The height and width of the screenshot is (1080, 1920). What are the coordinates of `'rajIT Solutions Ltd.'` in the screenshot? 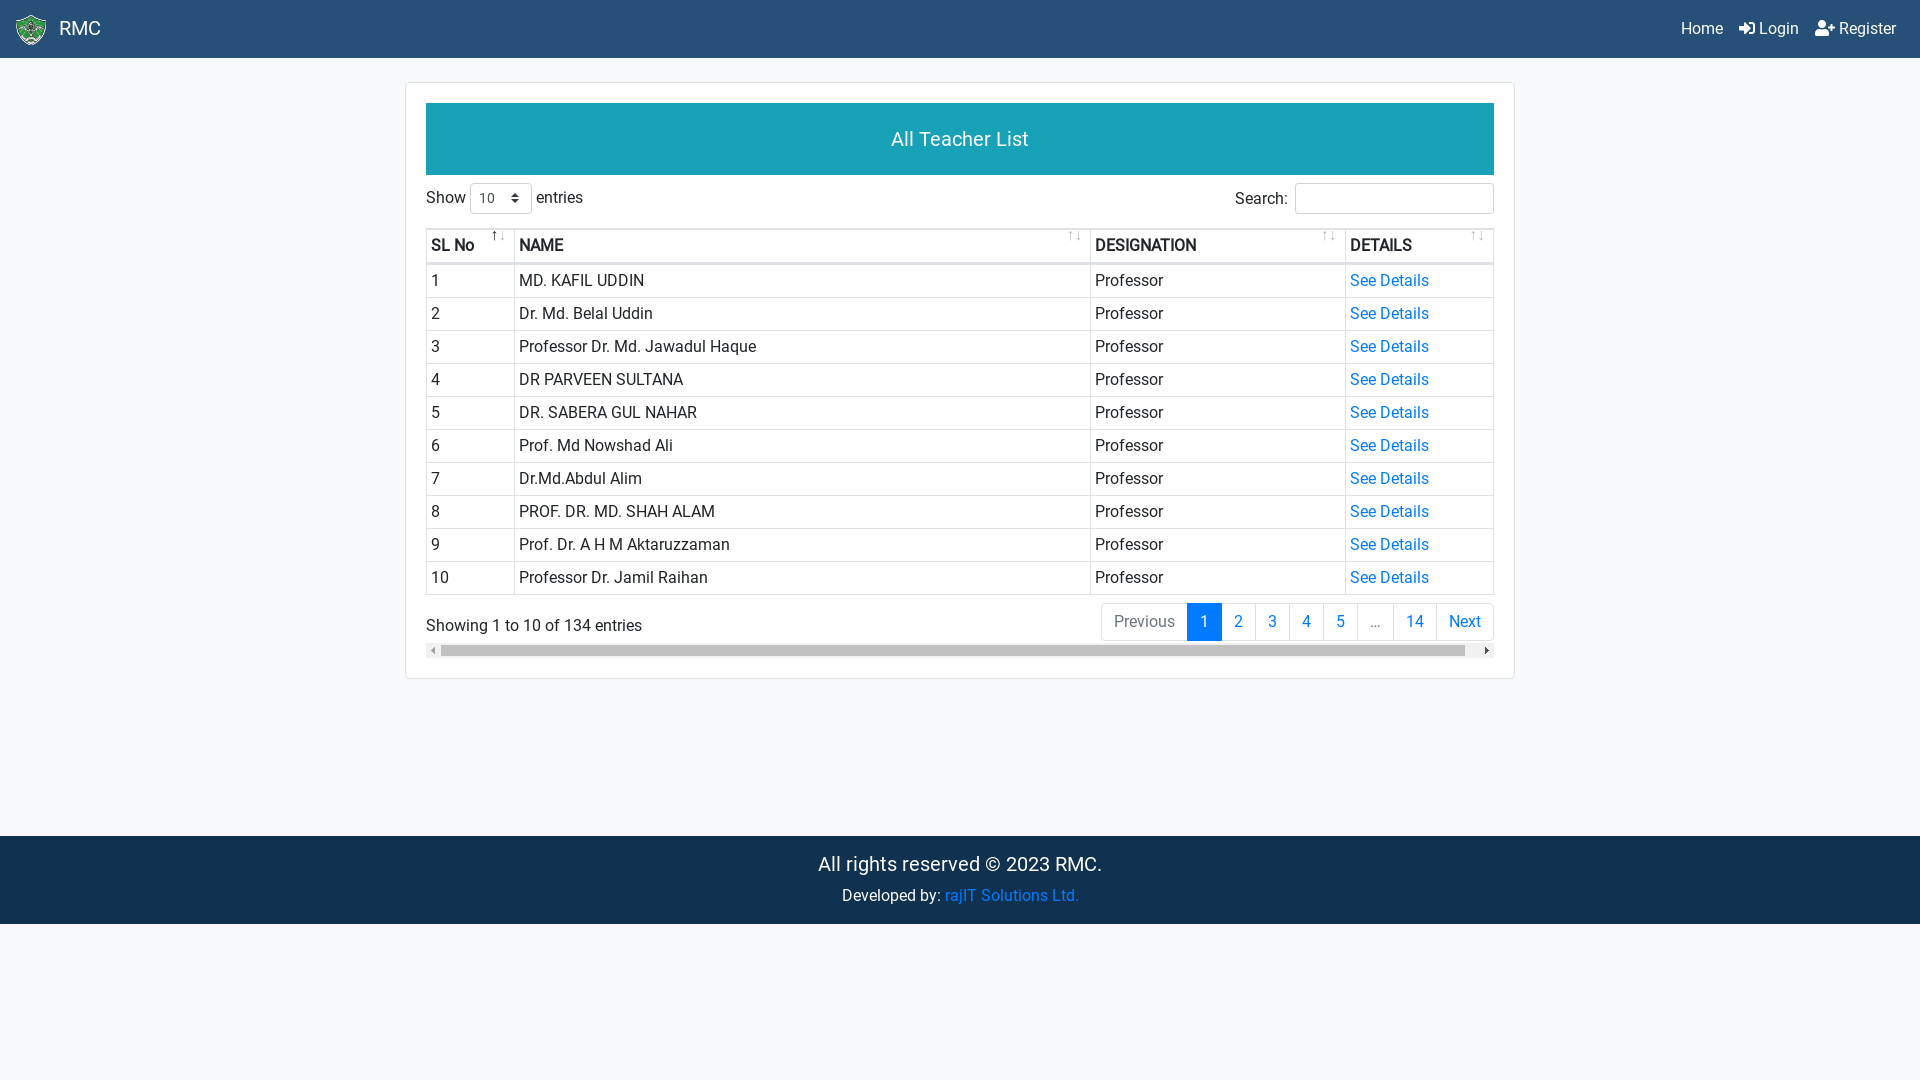 It's located at (1011, 894).